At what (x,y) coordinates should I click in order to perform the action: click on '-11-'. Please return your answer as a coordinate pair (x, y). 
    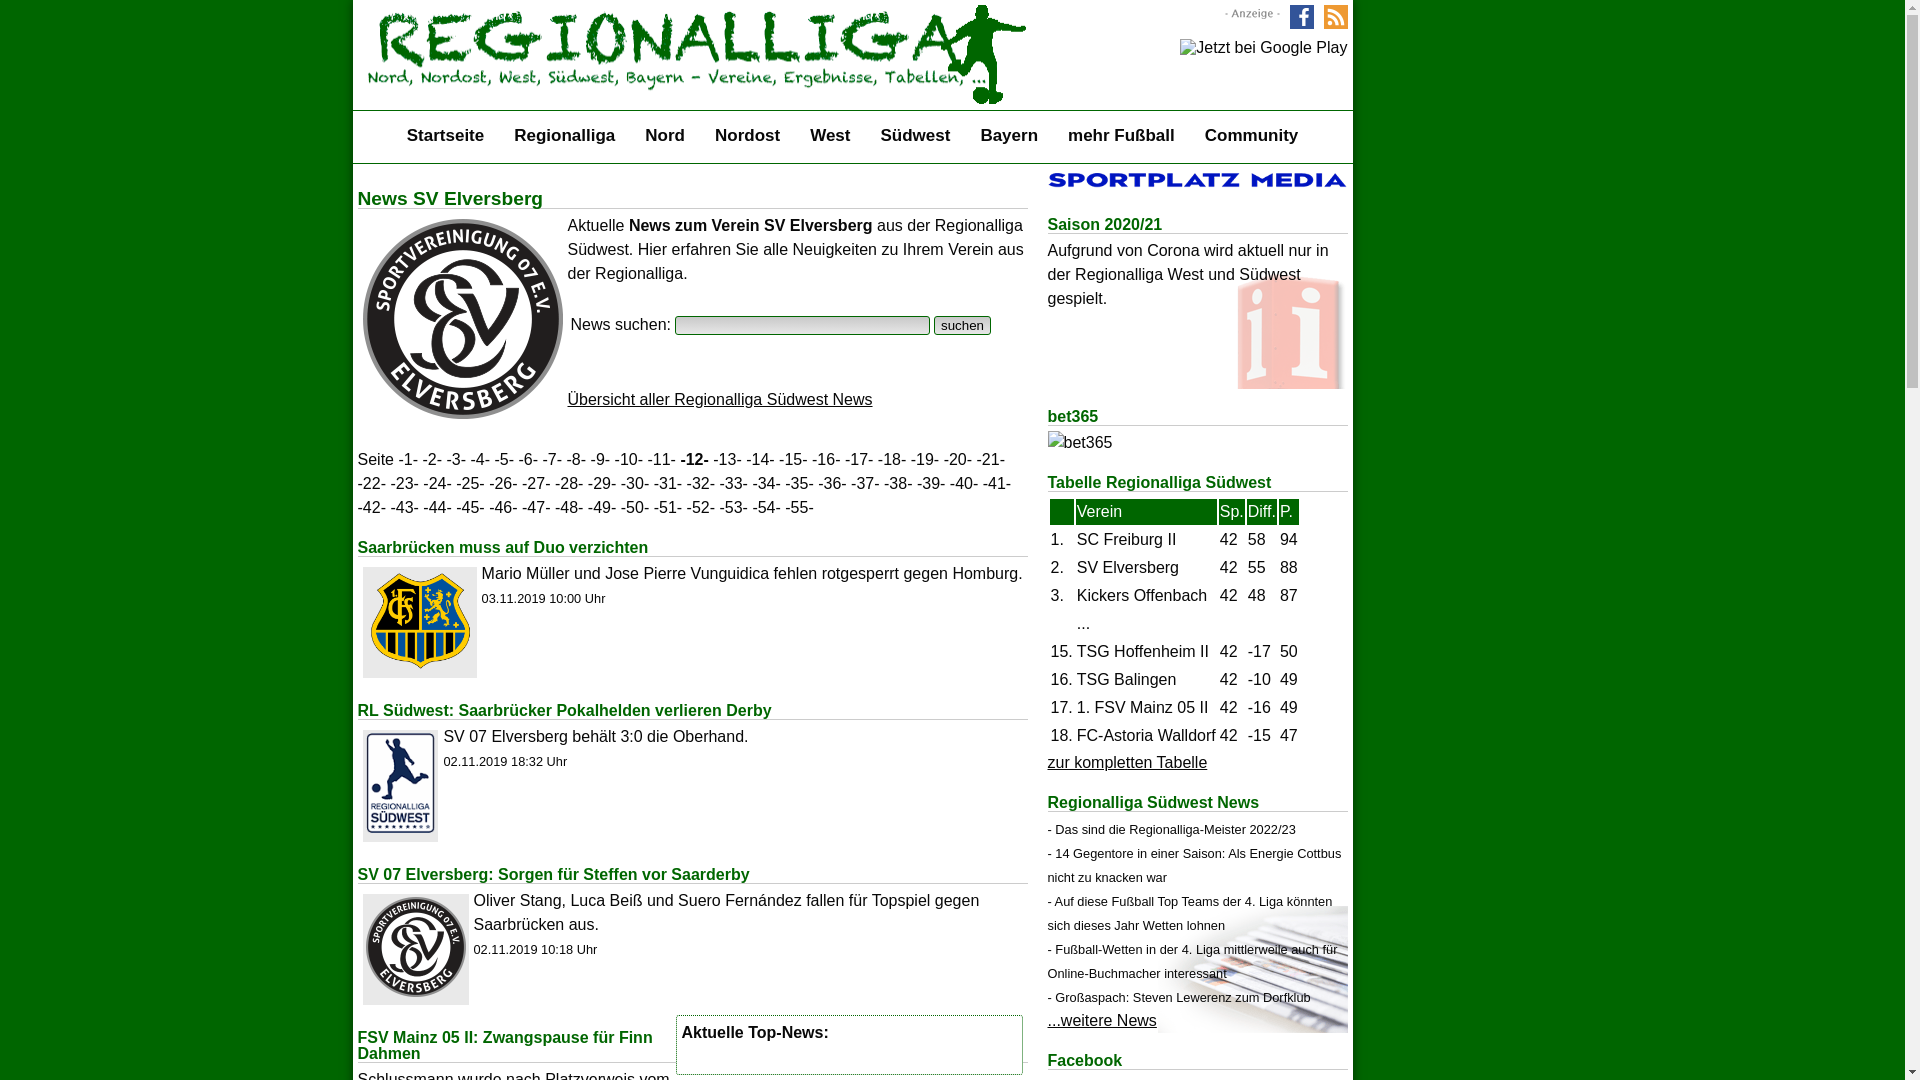
    Looking at the image, I should click on (647, 459).